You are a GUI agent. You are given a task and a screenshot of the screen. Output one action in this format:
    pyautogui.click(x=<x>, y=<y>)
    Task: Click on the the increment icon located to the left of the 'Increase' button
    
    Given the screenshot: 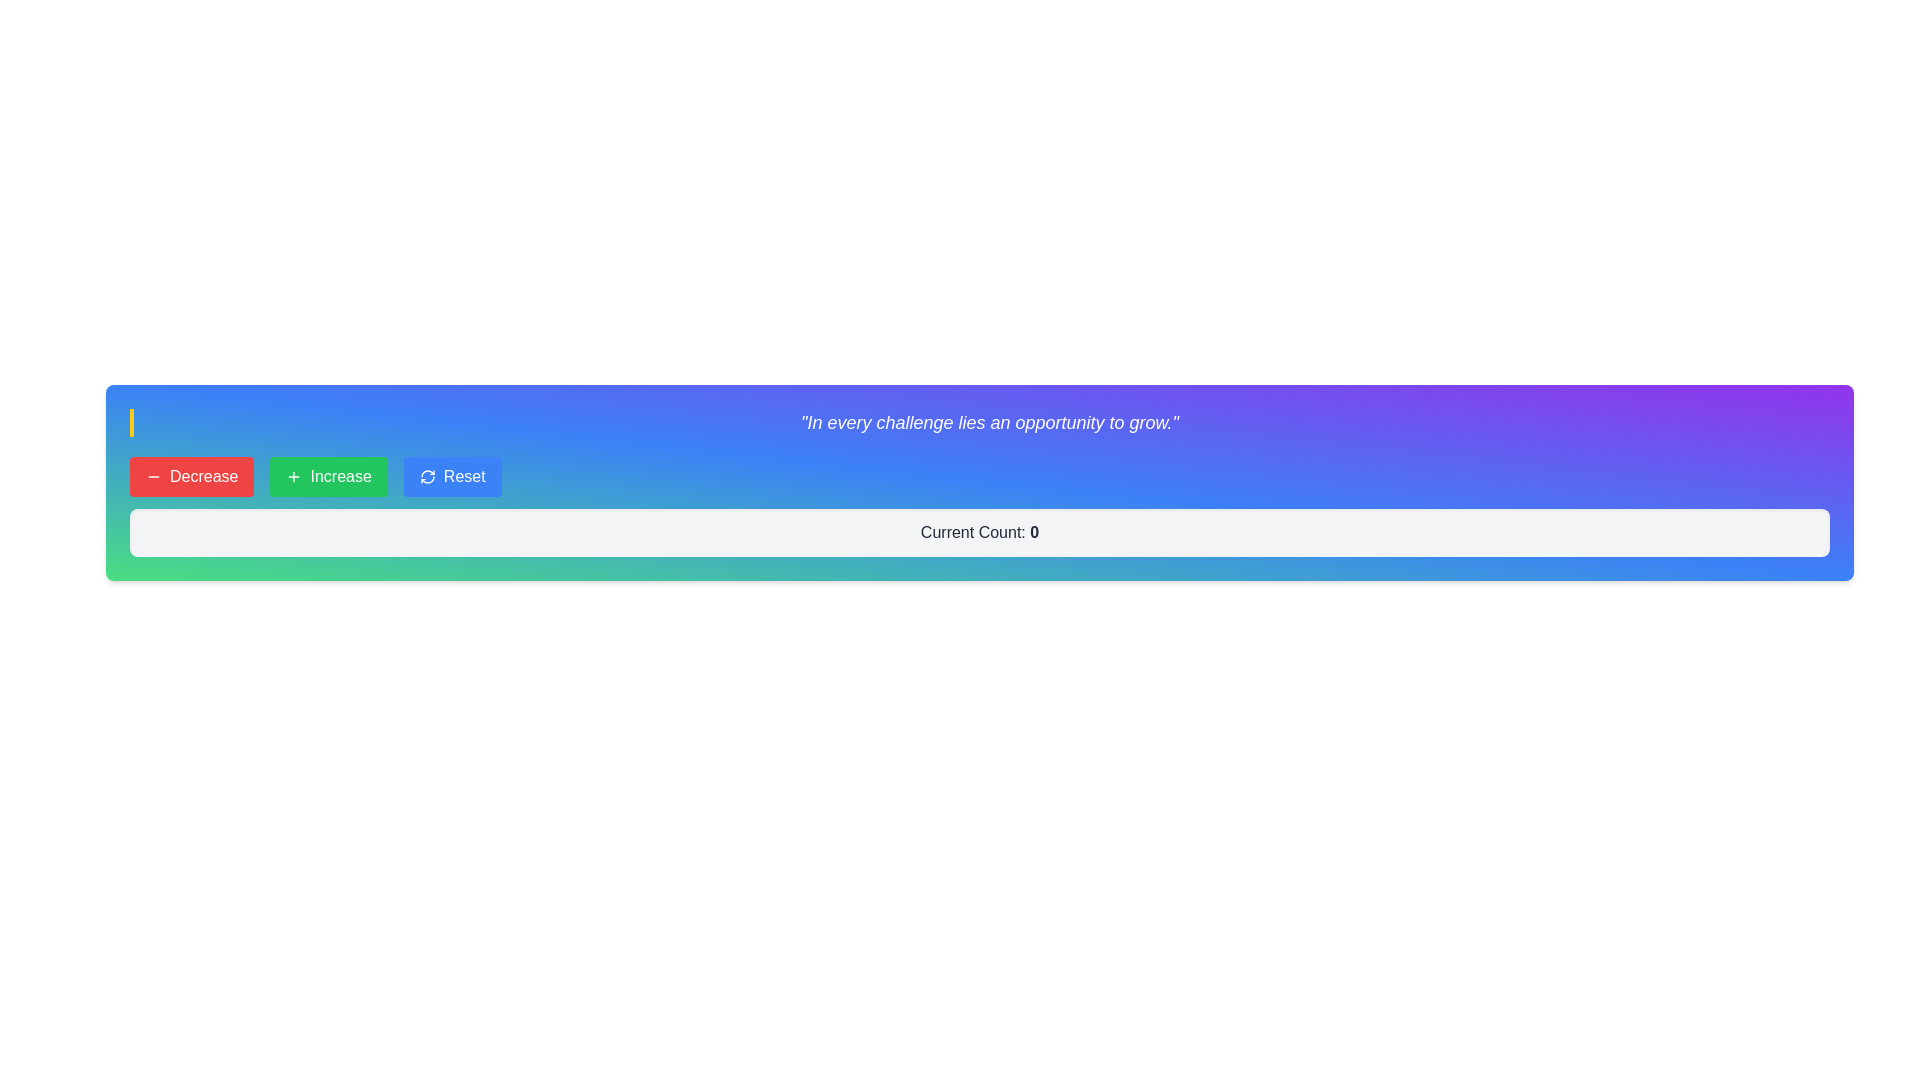 What is the action you would take?
    pyautogui.click(x=293, y=477)
    